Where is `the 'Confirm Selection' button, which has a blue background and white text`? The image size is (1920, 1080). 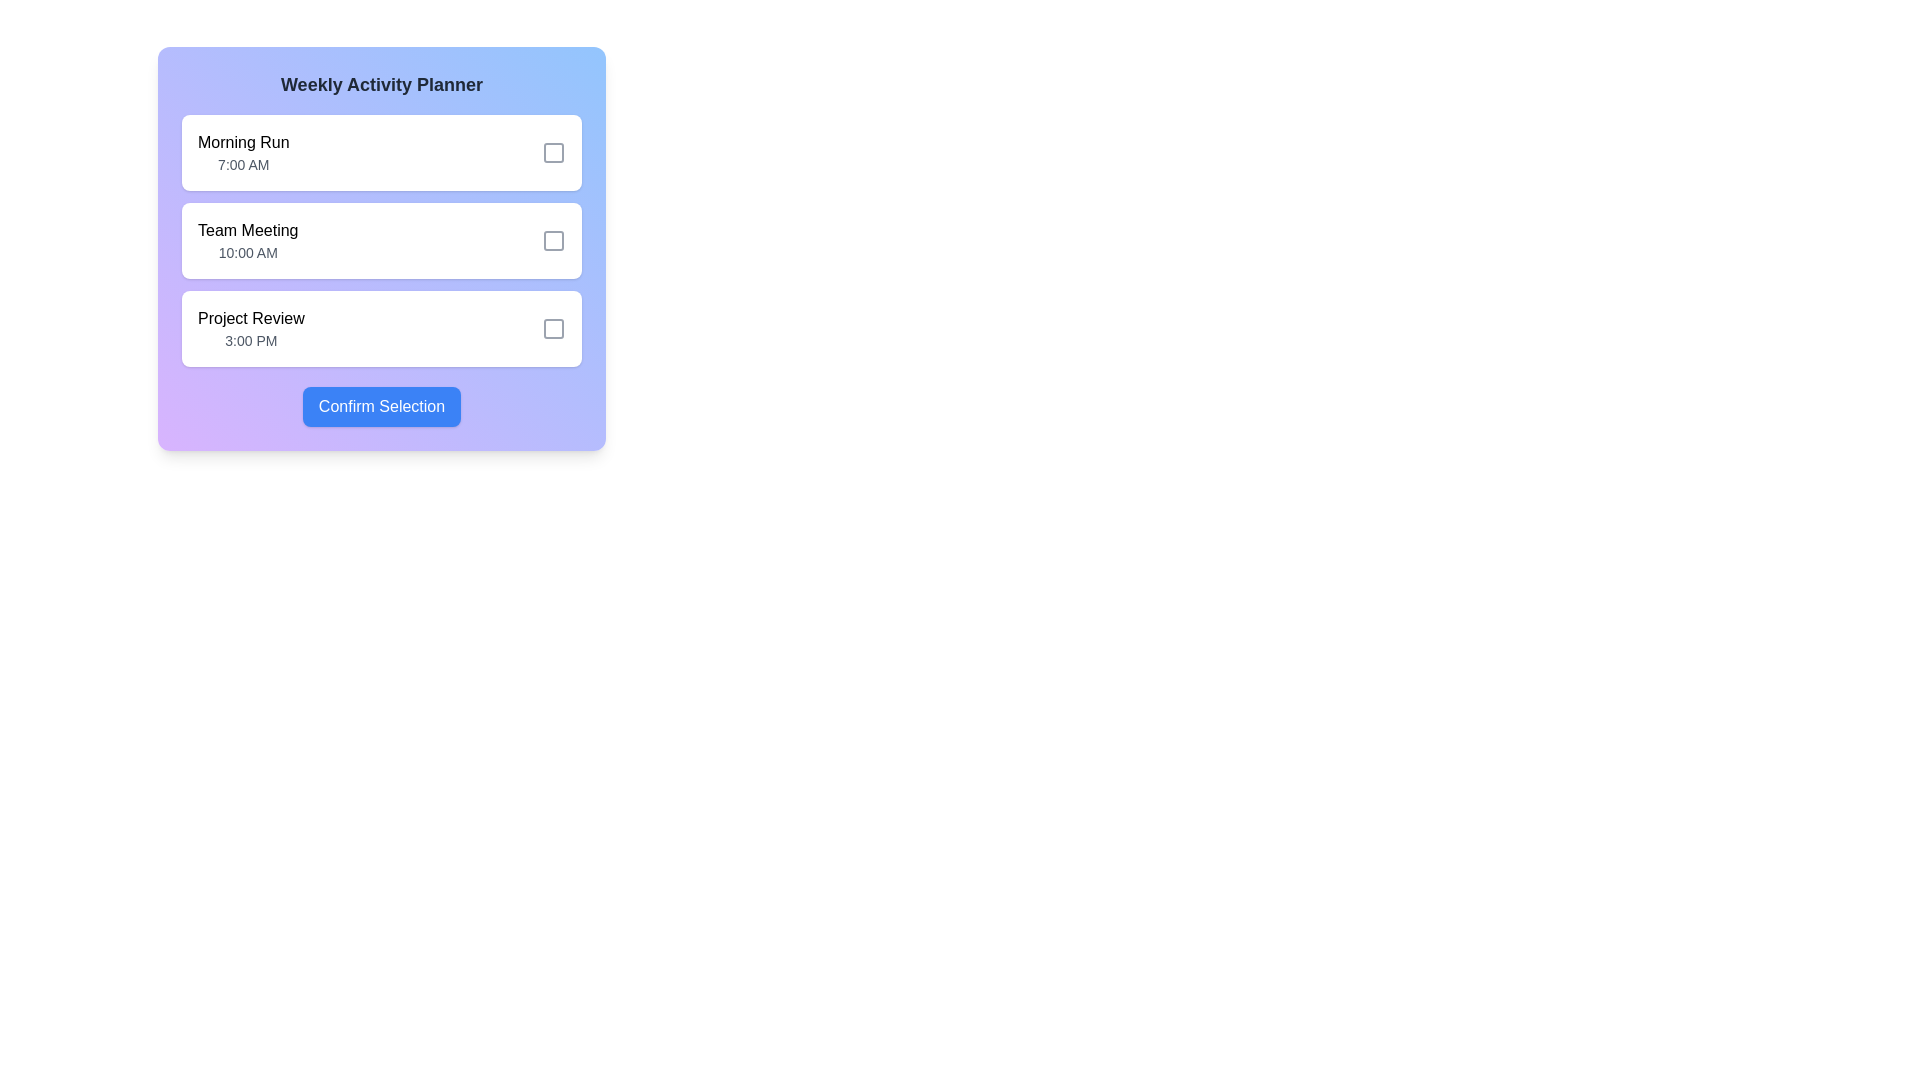 the 'Confirm Selection' button, which has a blue background and white text is located at coordinates (382, 406).